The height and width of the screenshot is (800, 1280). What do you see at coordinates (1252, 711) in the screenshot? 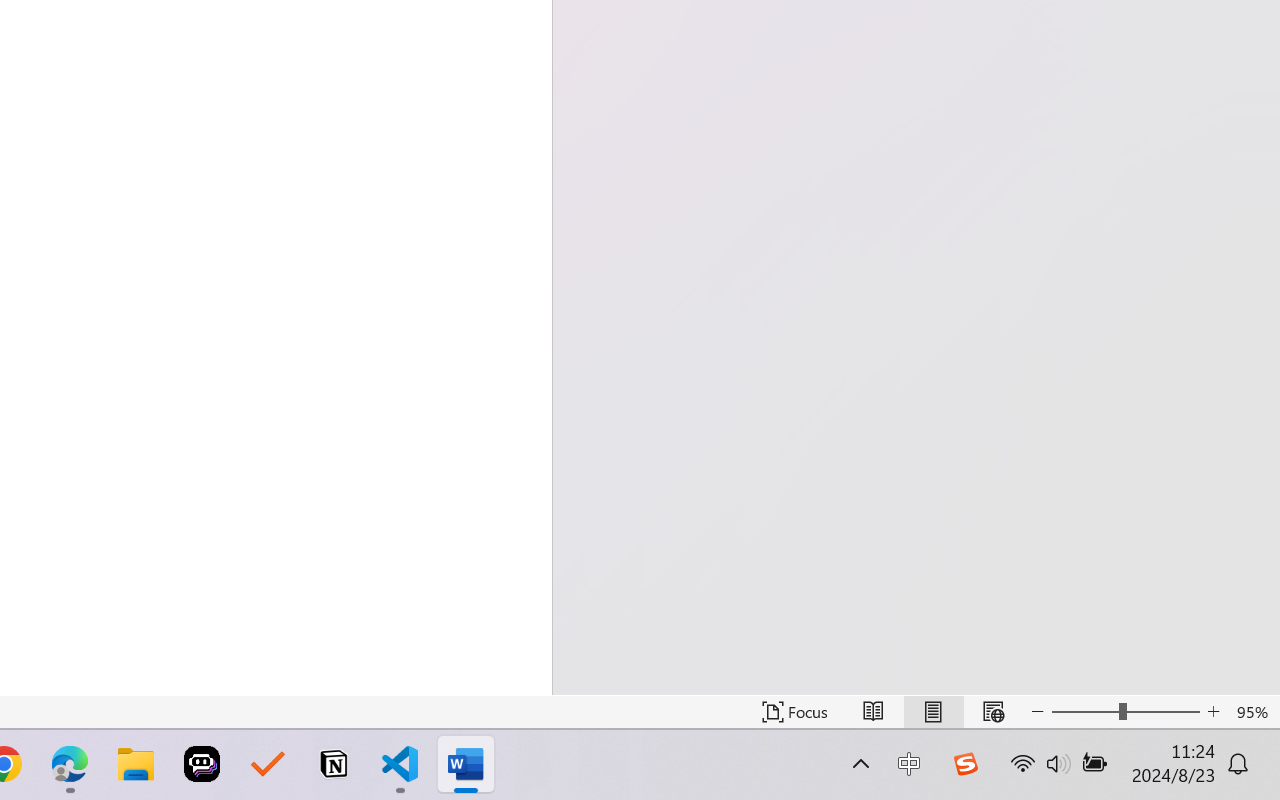
I see `'Zoom 95%'` at bounding box center [1252, 711].